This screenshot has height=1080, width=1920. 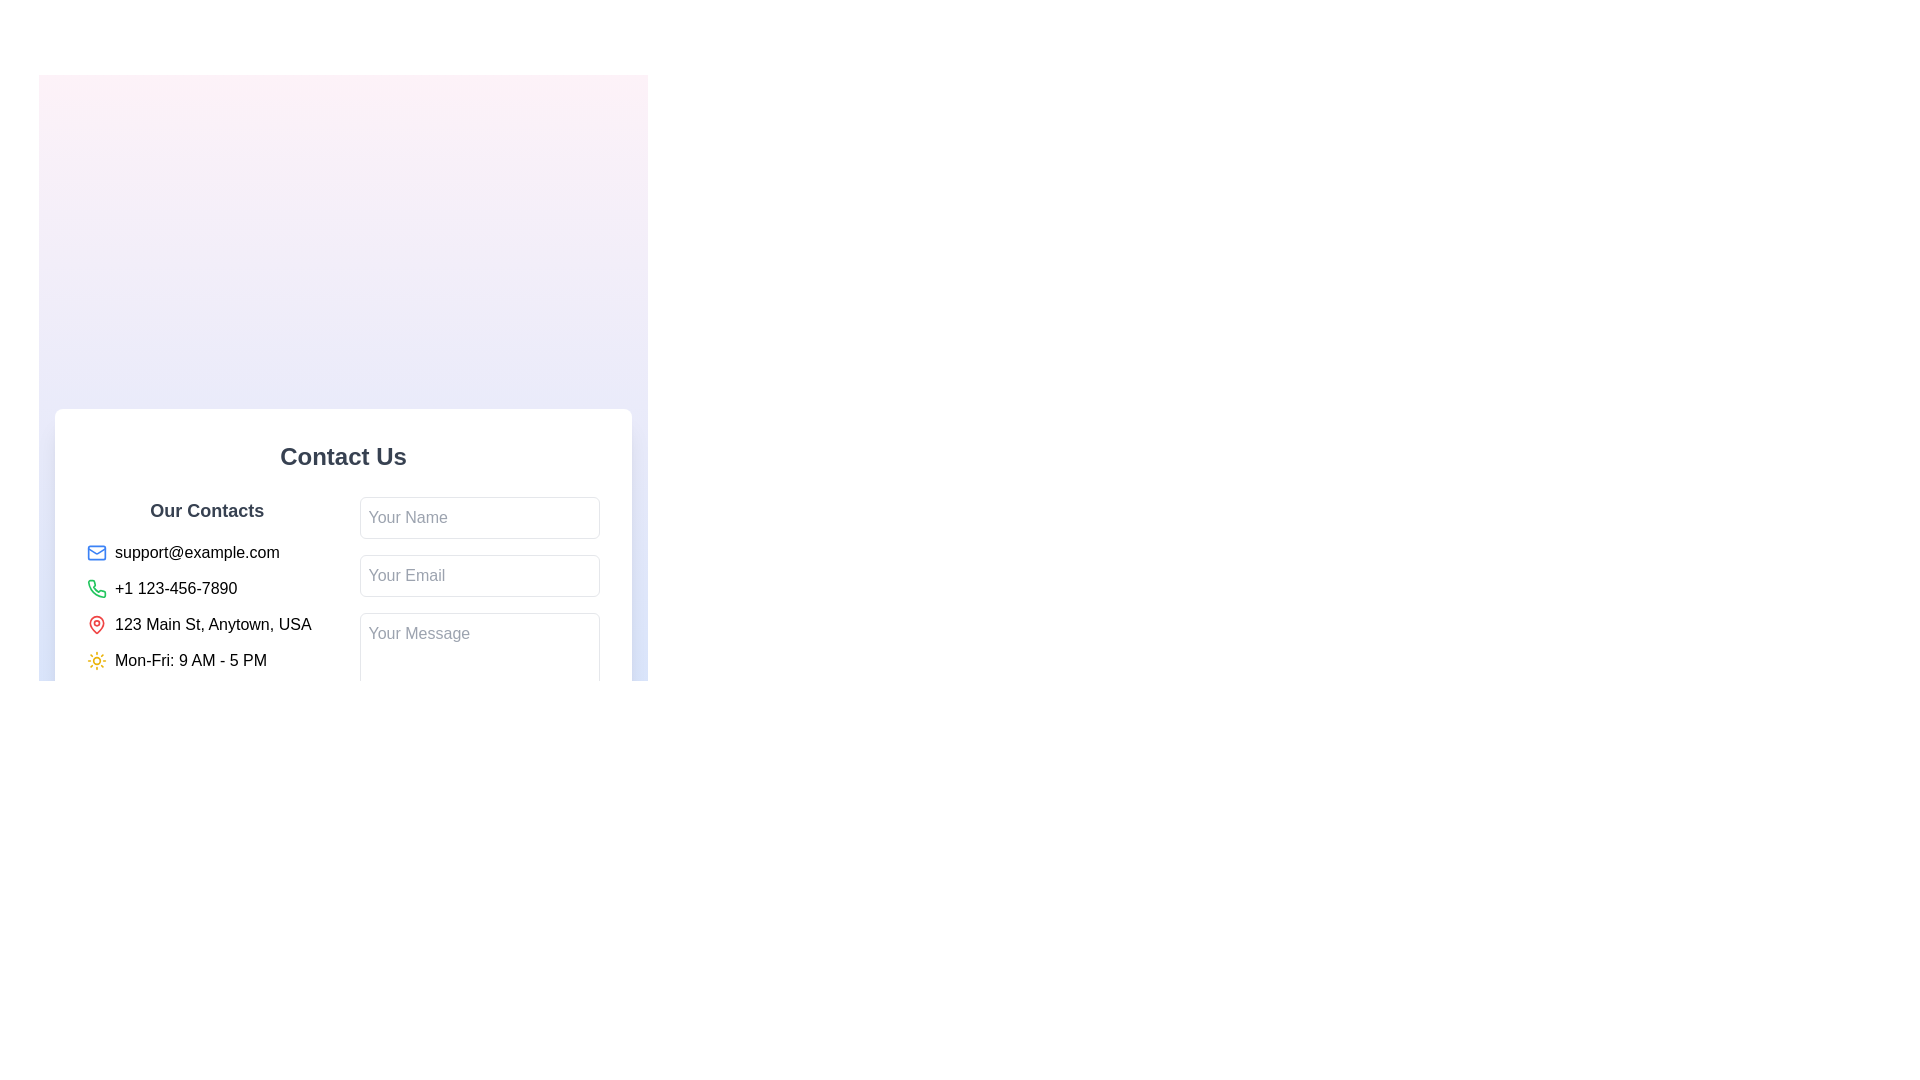 I want to click on the Text block displaying contact details in the 'Contact Us' section, so click(x=207, y=643).